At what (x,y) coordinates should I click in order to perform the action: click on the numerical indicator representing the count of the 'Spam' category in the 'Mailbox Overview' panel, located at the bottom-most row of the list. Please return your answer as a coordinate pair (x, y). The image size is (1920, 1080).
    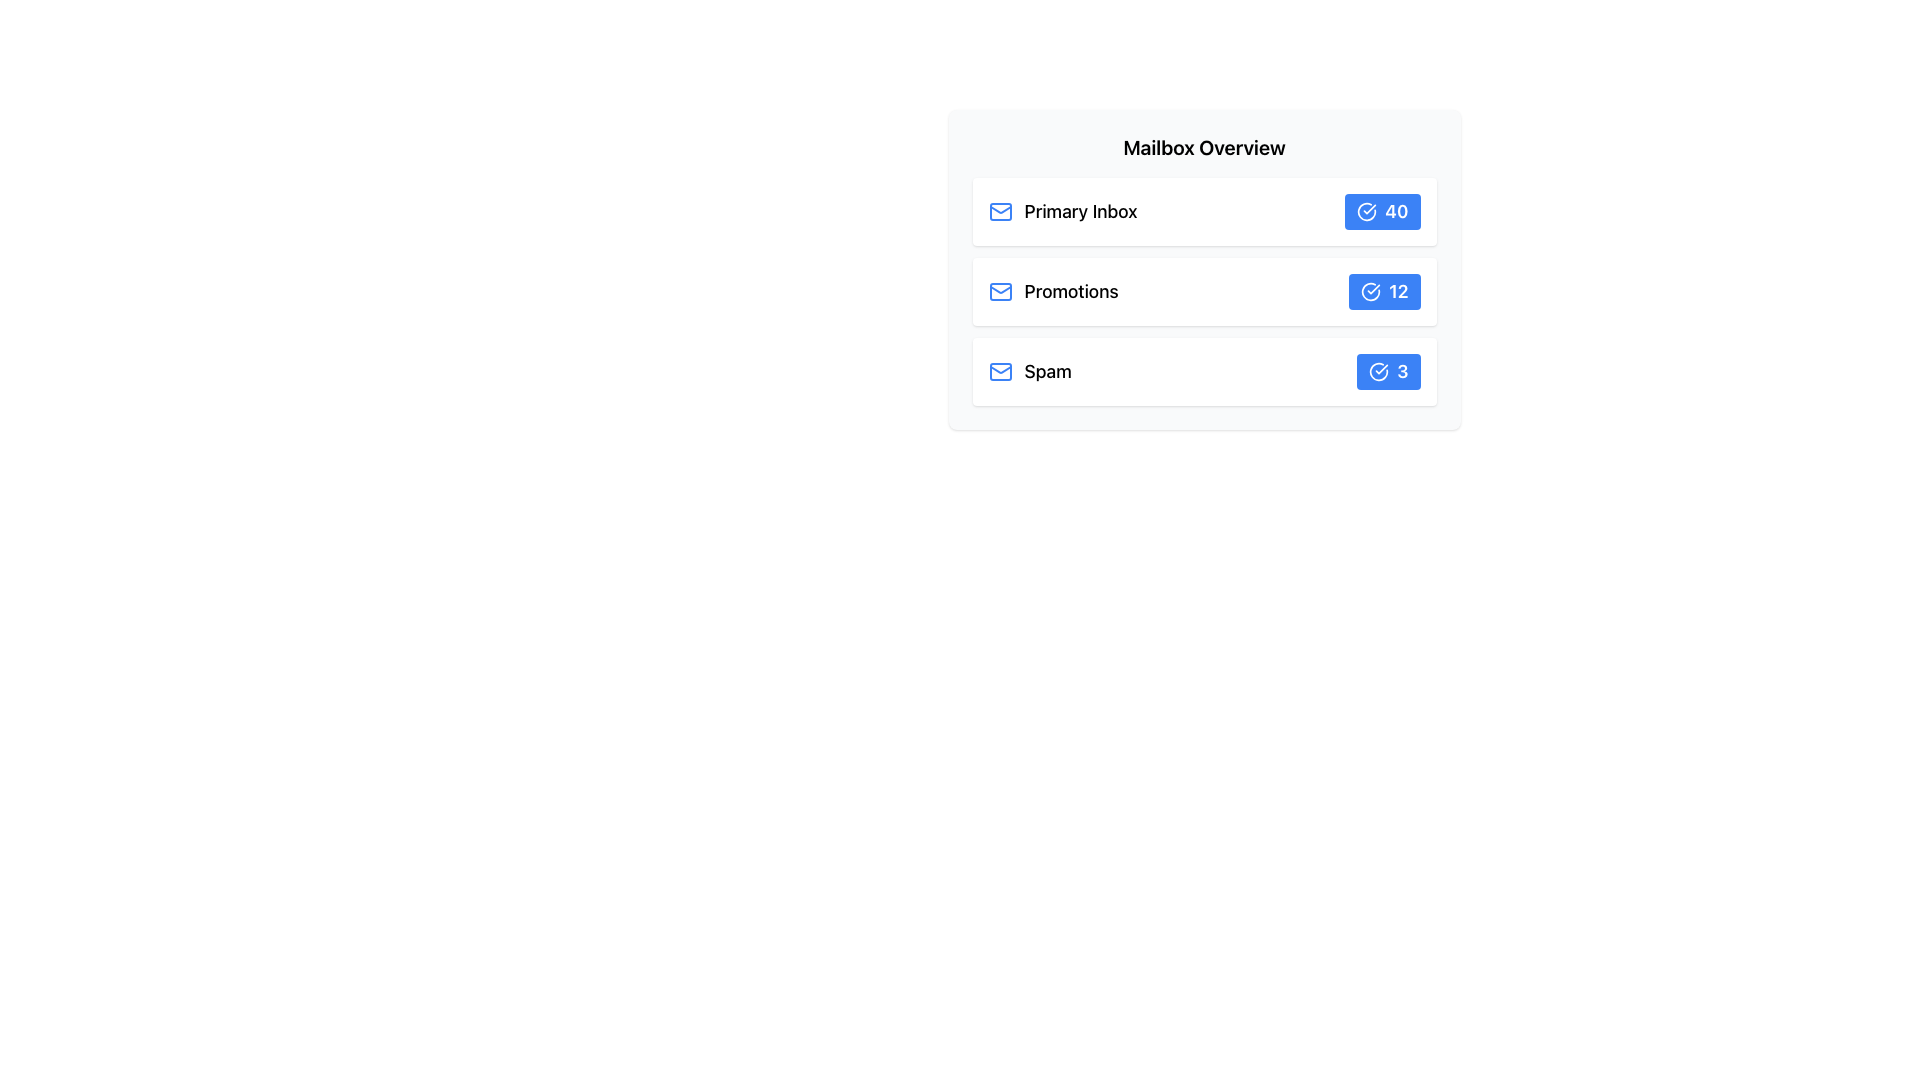
    Looking at the image, I should click on (1401, 371).